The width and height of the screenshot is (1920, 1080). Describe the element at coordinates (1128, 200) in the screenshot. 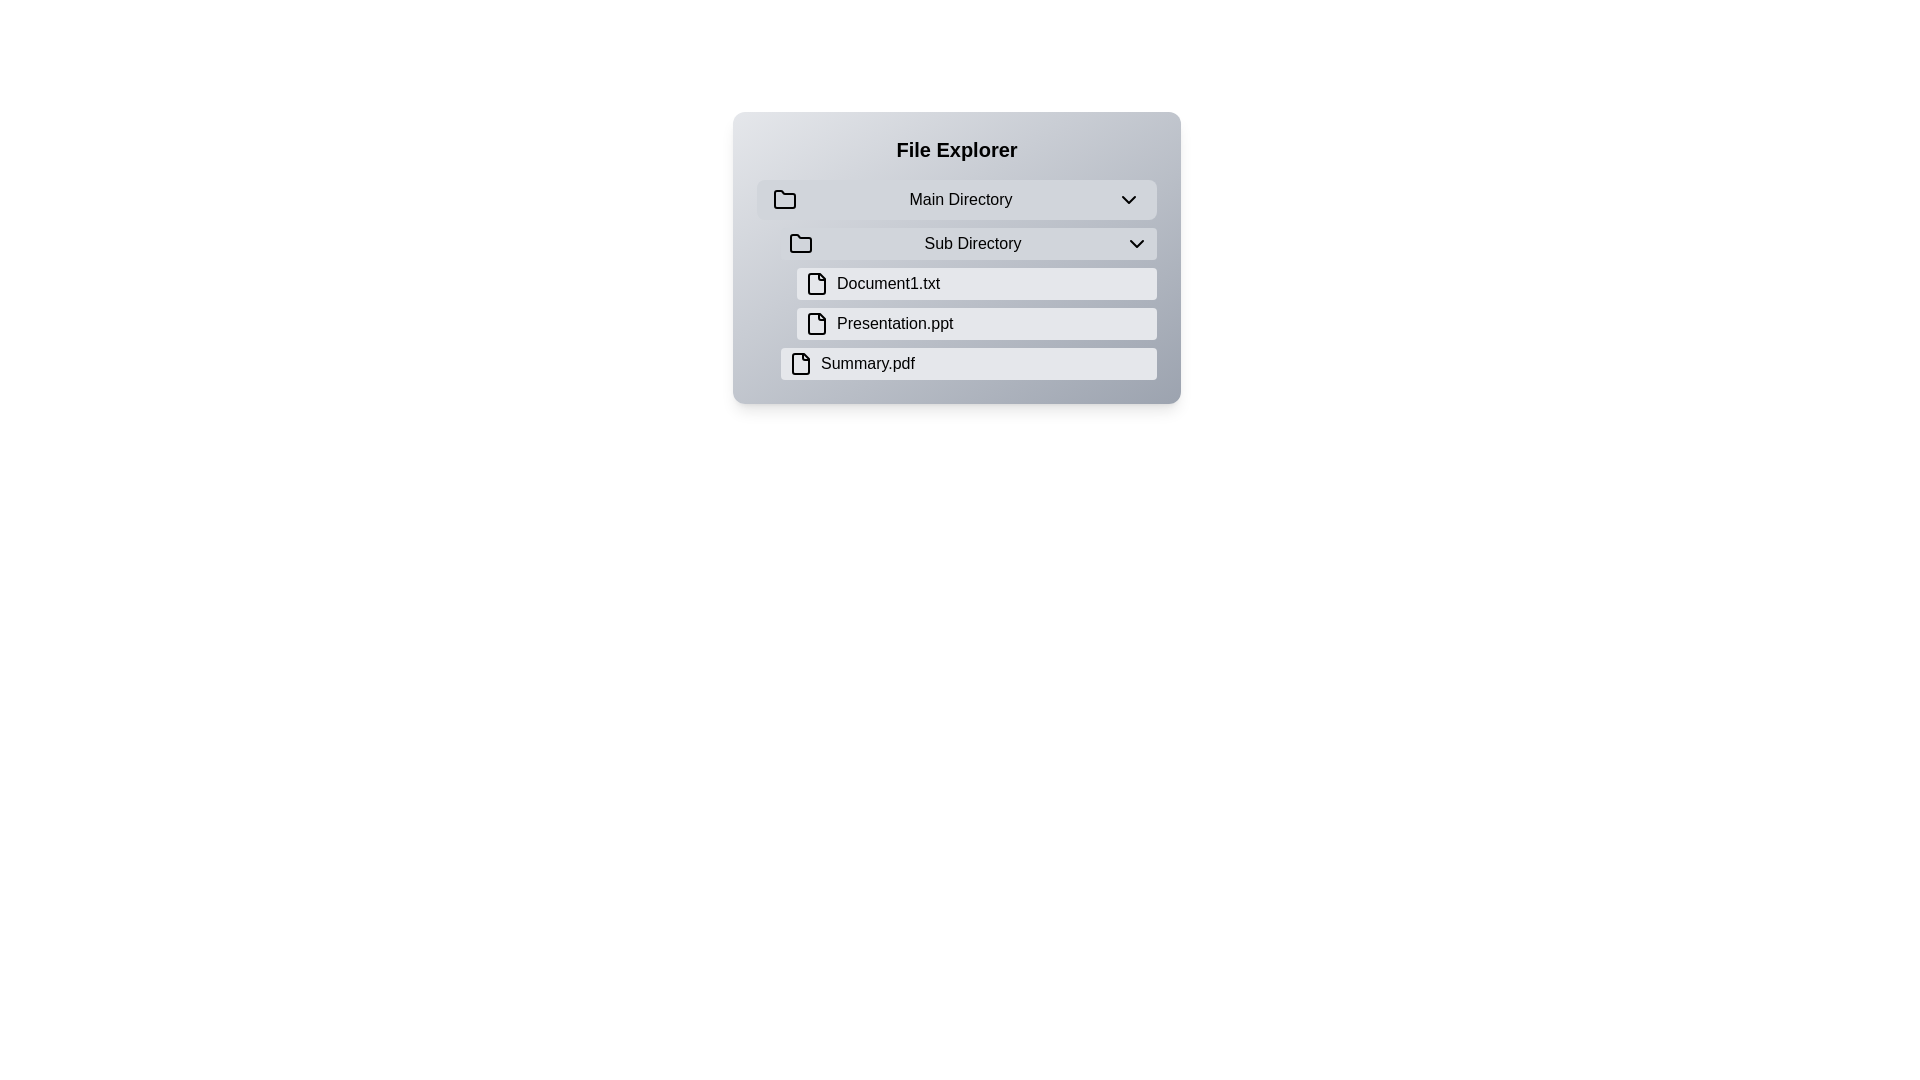

I see `the downward-pointing chevron icon located to the right of the 'Main Directory' text` at that location.